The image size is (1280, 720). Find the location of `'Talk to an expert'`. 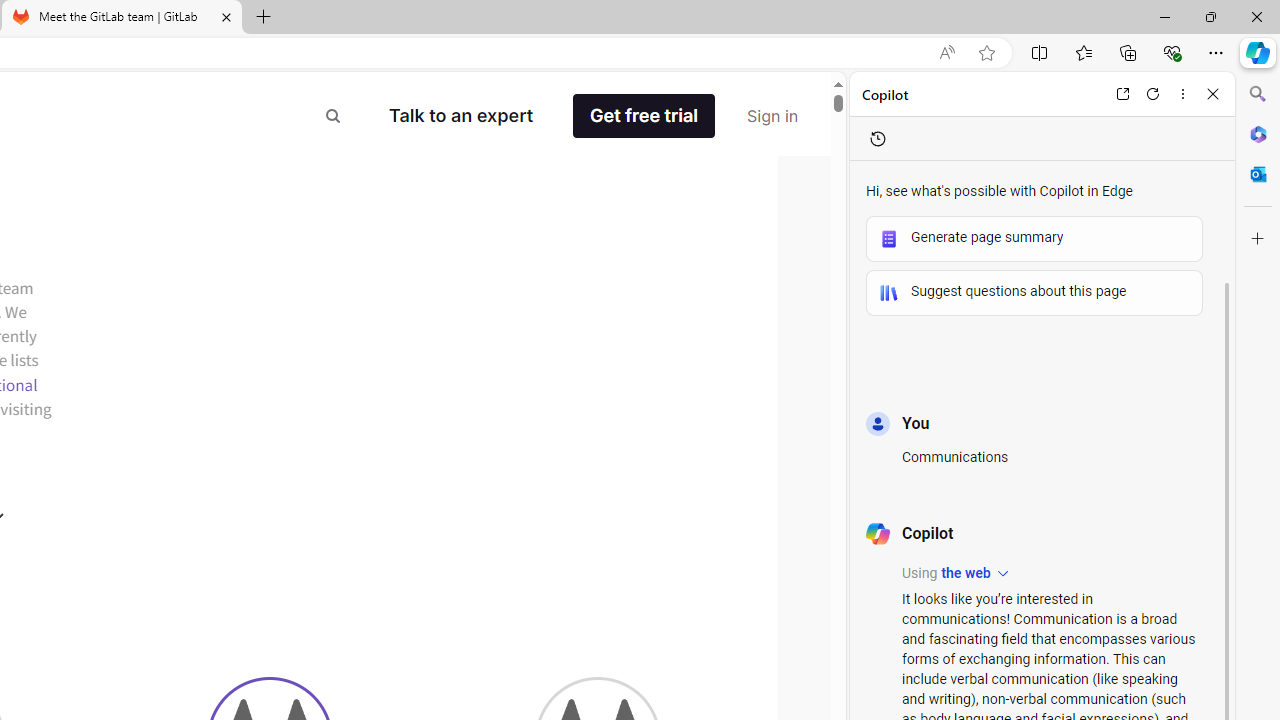

'Talk to an expert' is located at coordinates (460, 115).